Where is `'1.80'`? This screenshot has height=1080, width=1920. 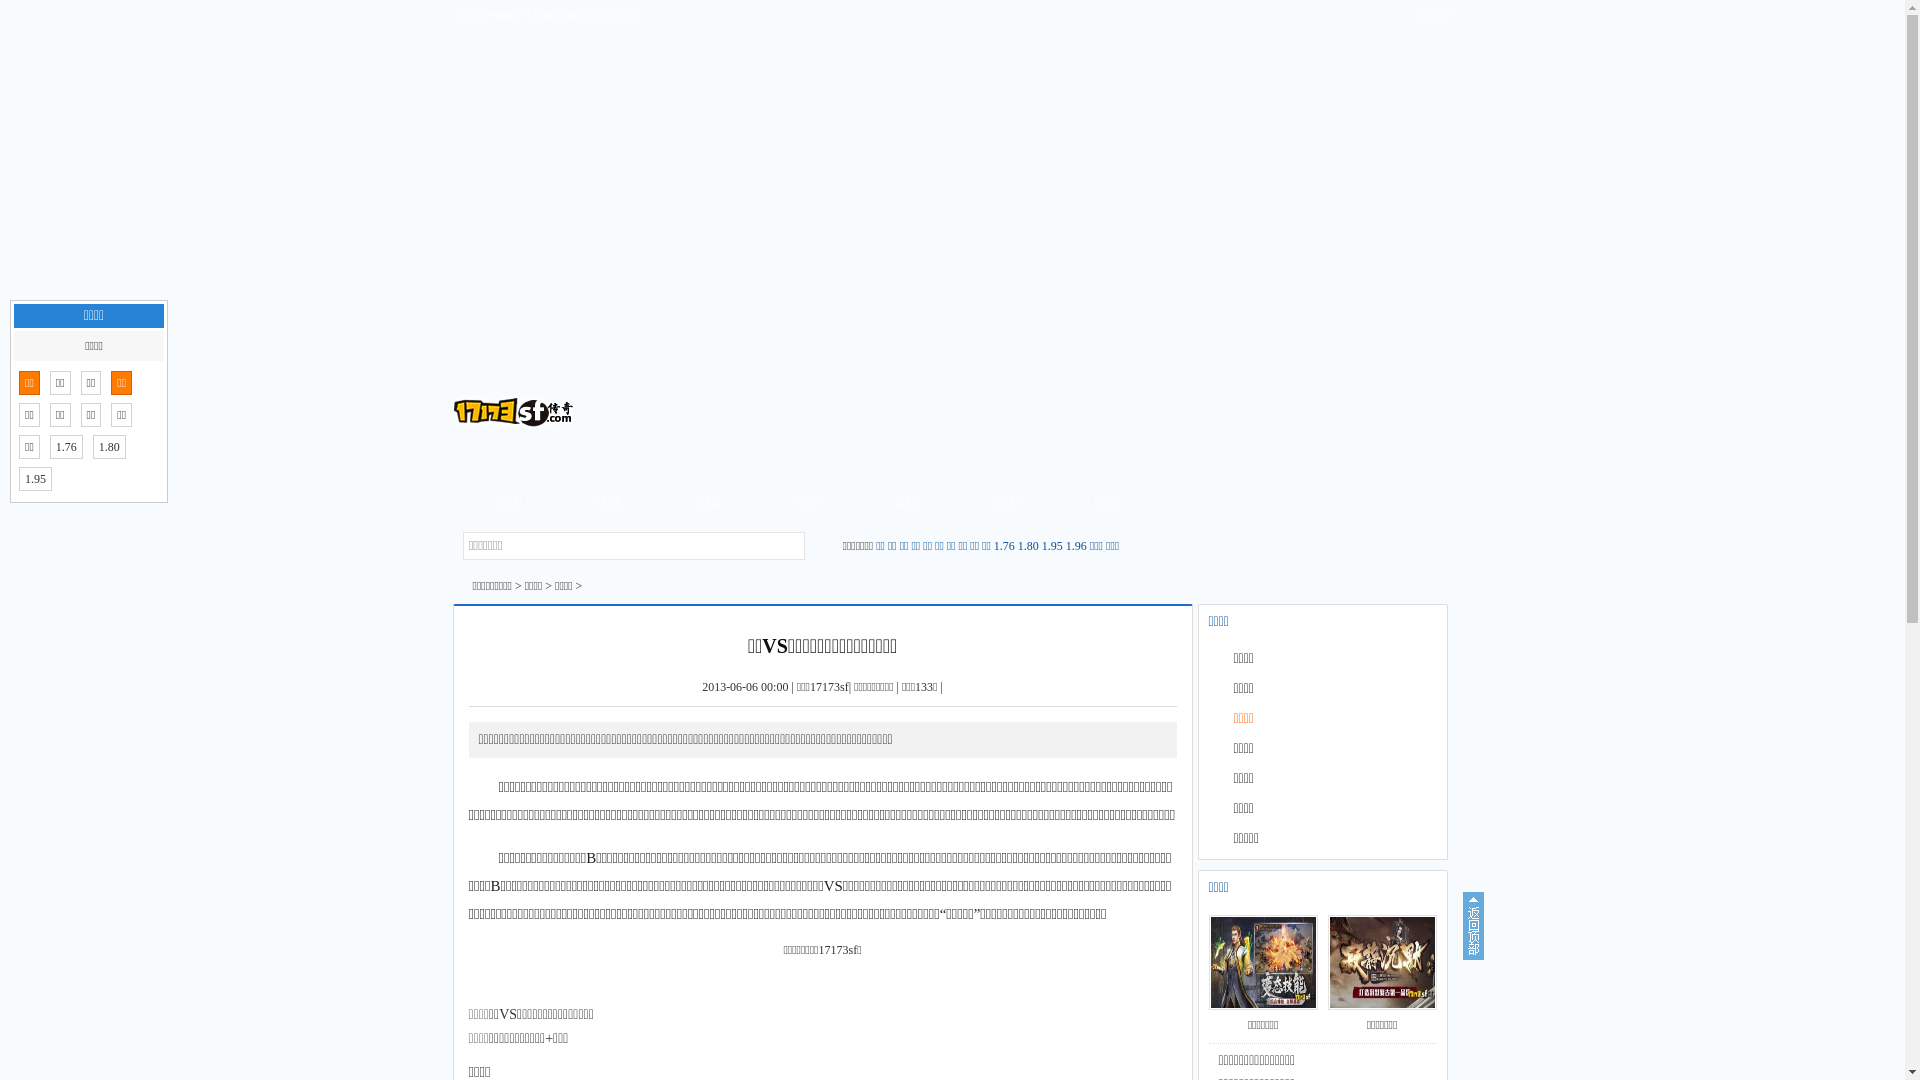 '1.80' is located at coordinates (108, 446).